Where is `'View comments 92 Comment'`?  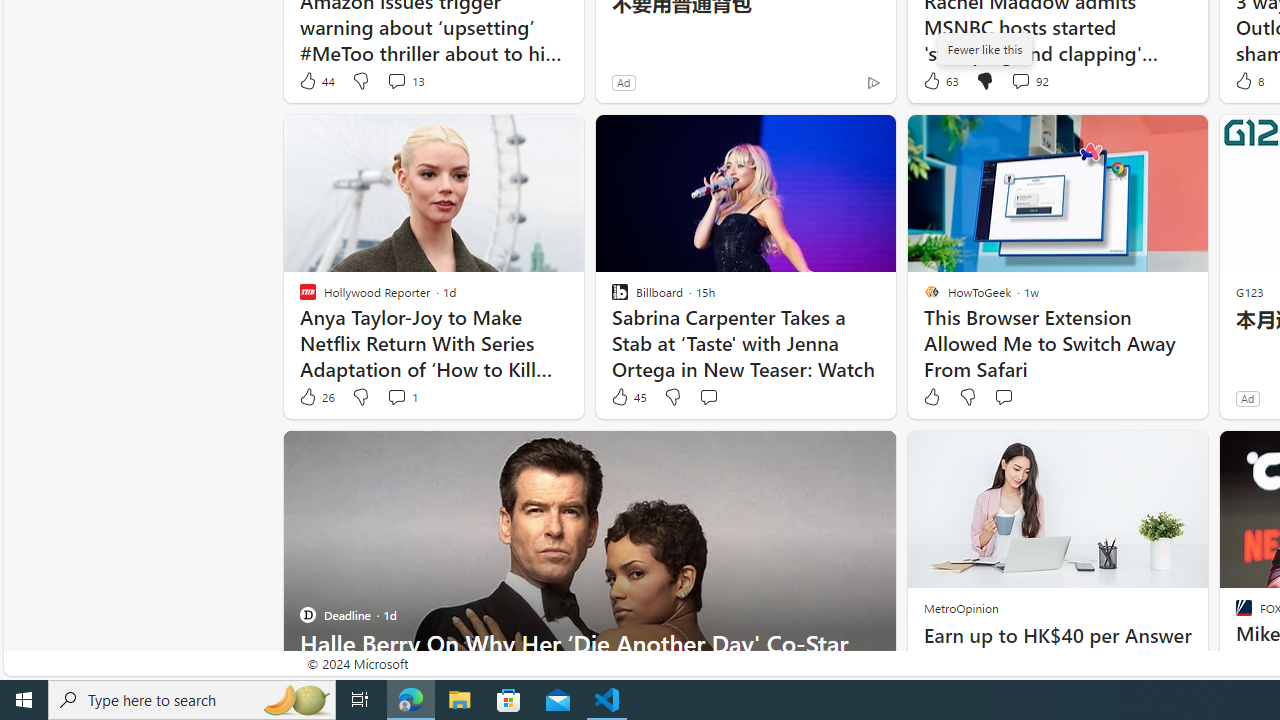 'View comments 92 Comment' is located at coordinates (1020, 80).